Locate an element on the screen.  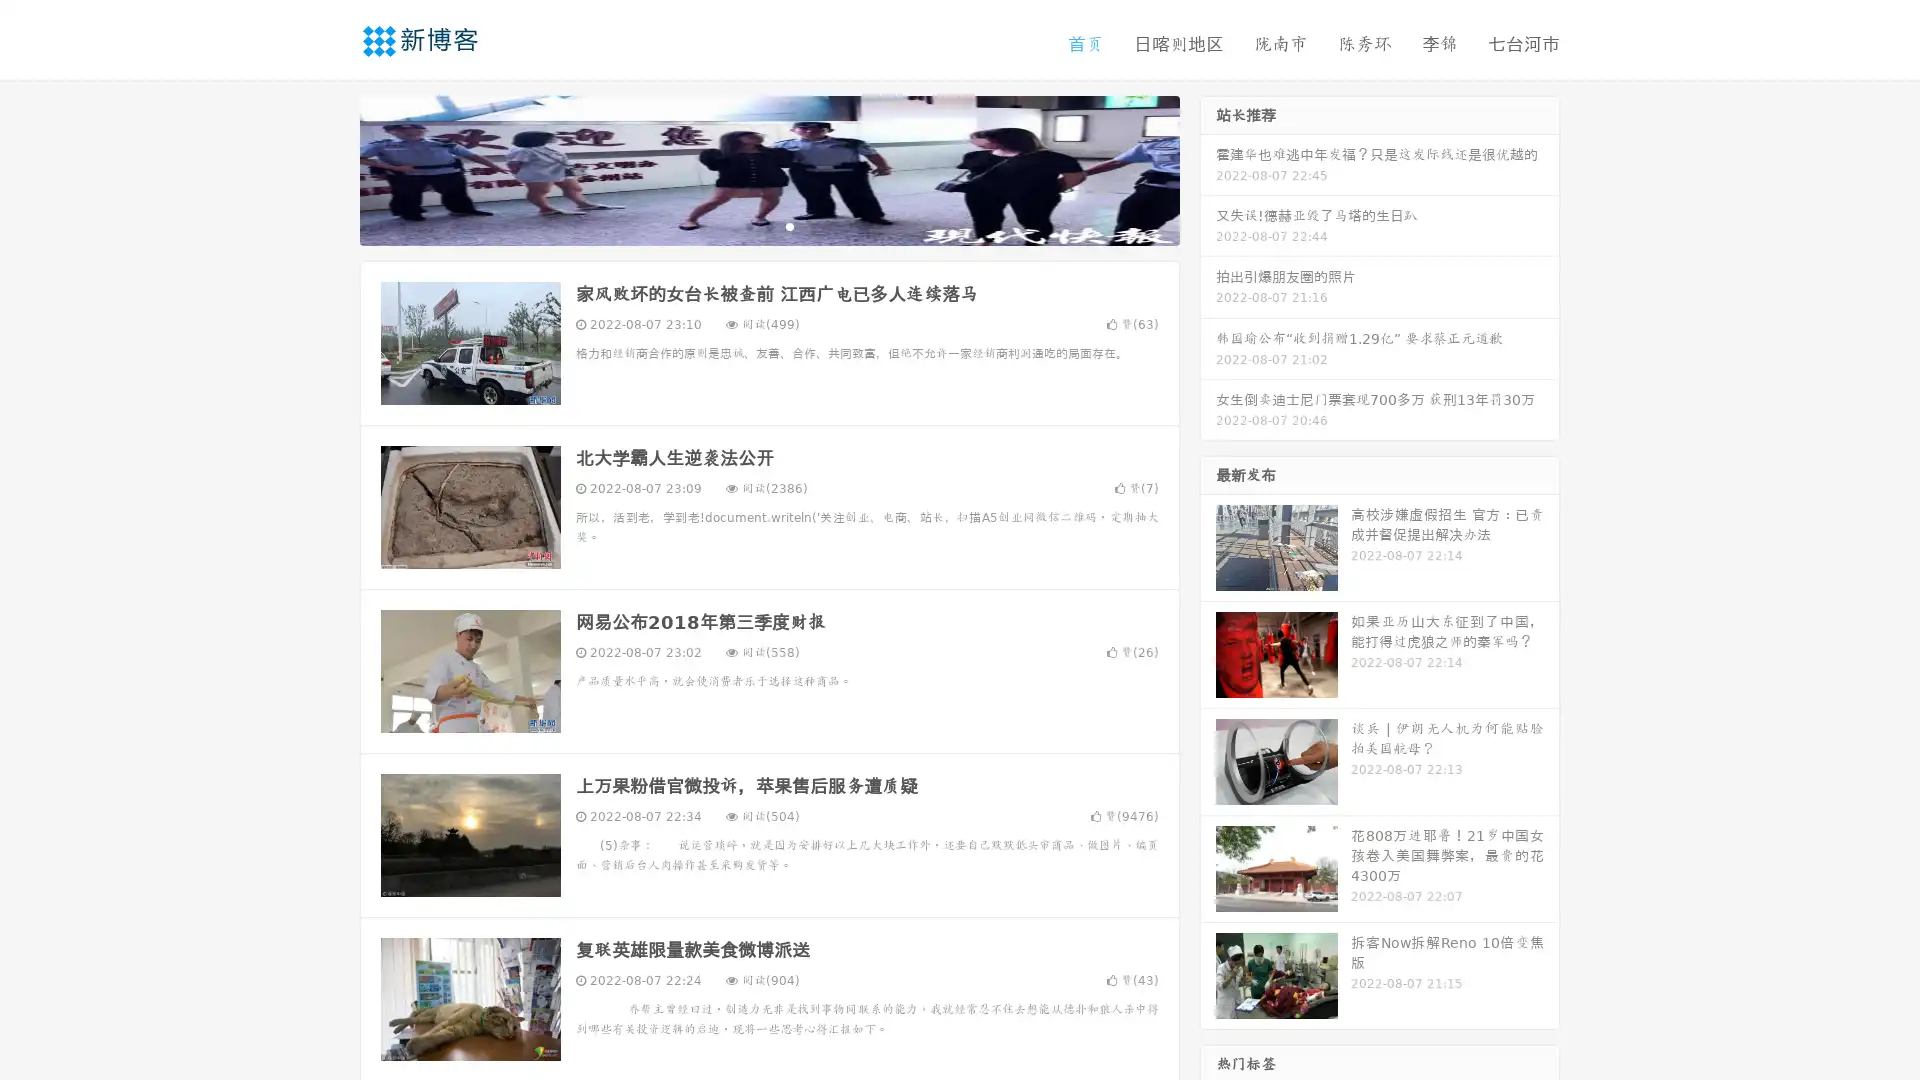
Go to slide 2 is located at coordinates (768, 225).